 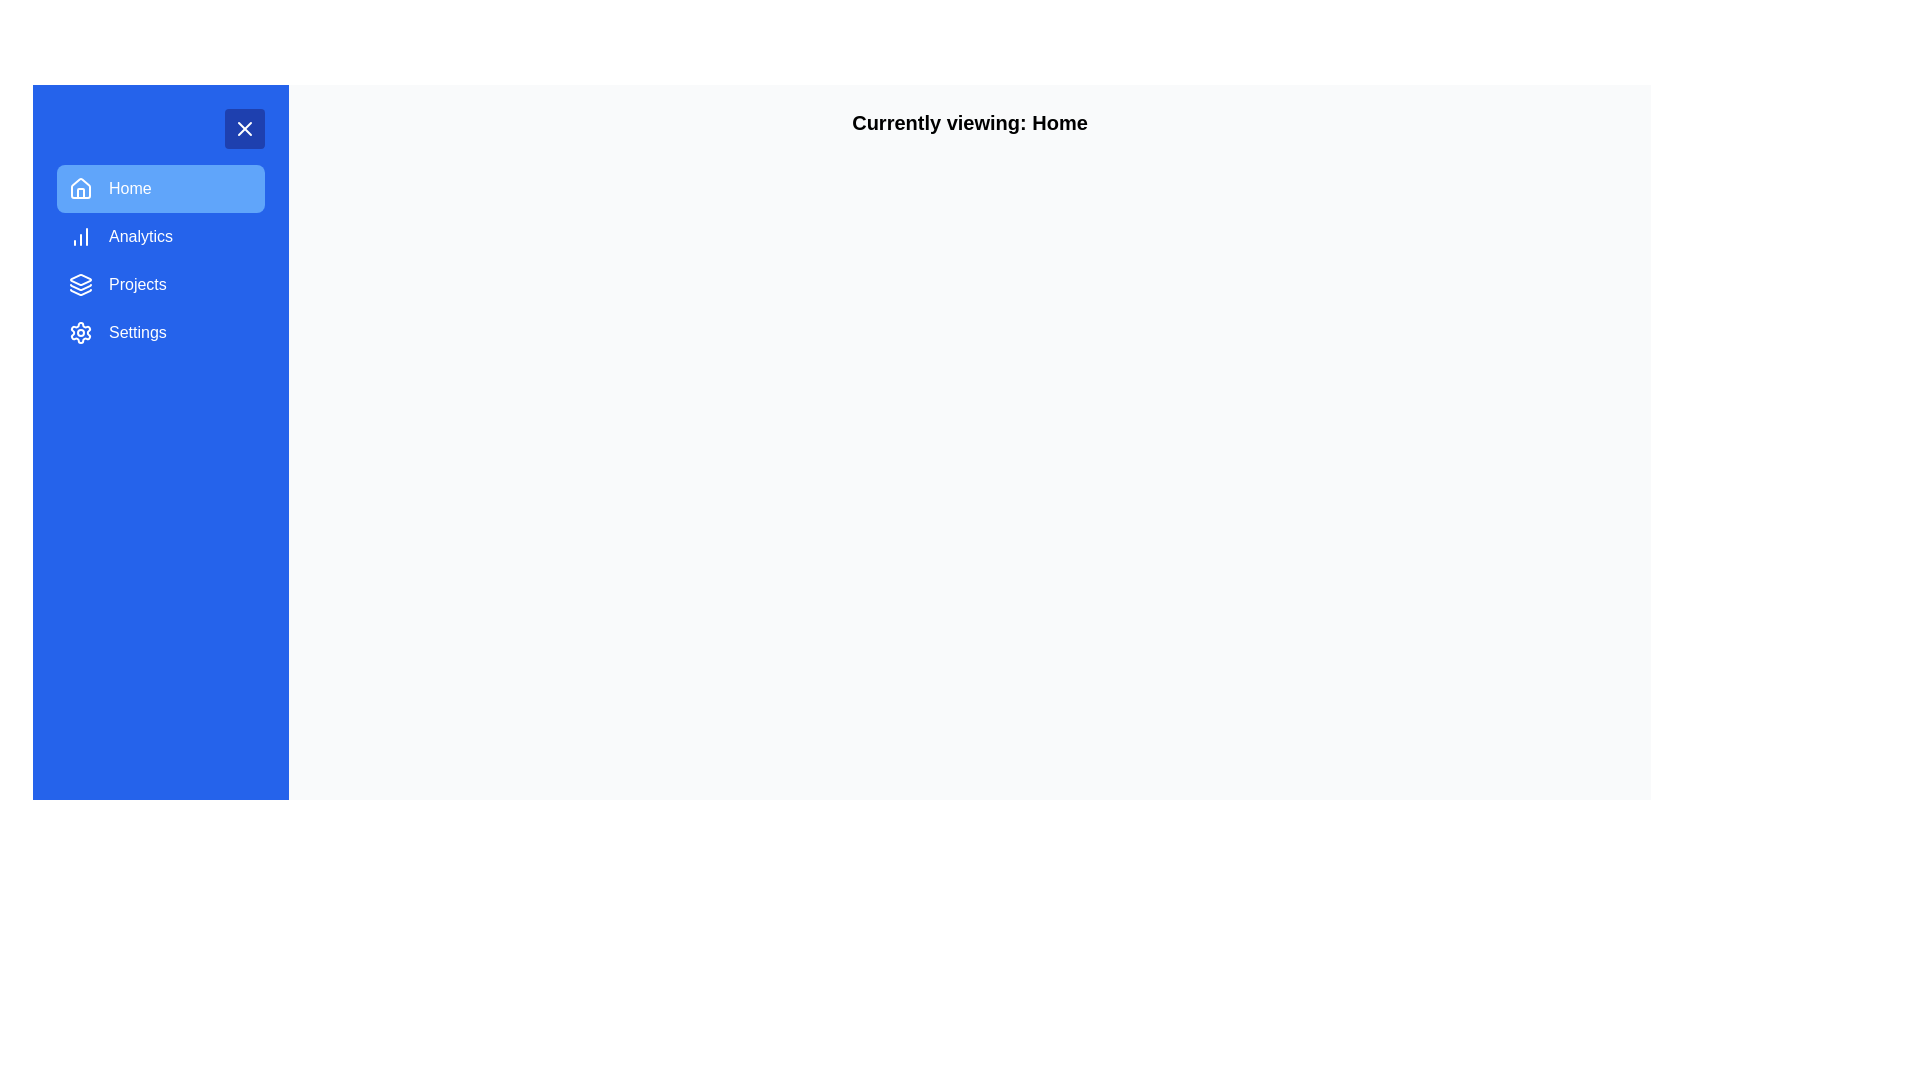 I want to click on the close button icon, which is a white 'X' on a blue circular background located in the top-right corner of the sidebar, so click(x=243, y=128).